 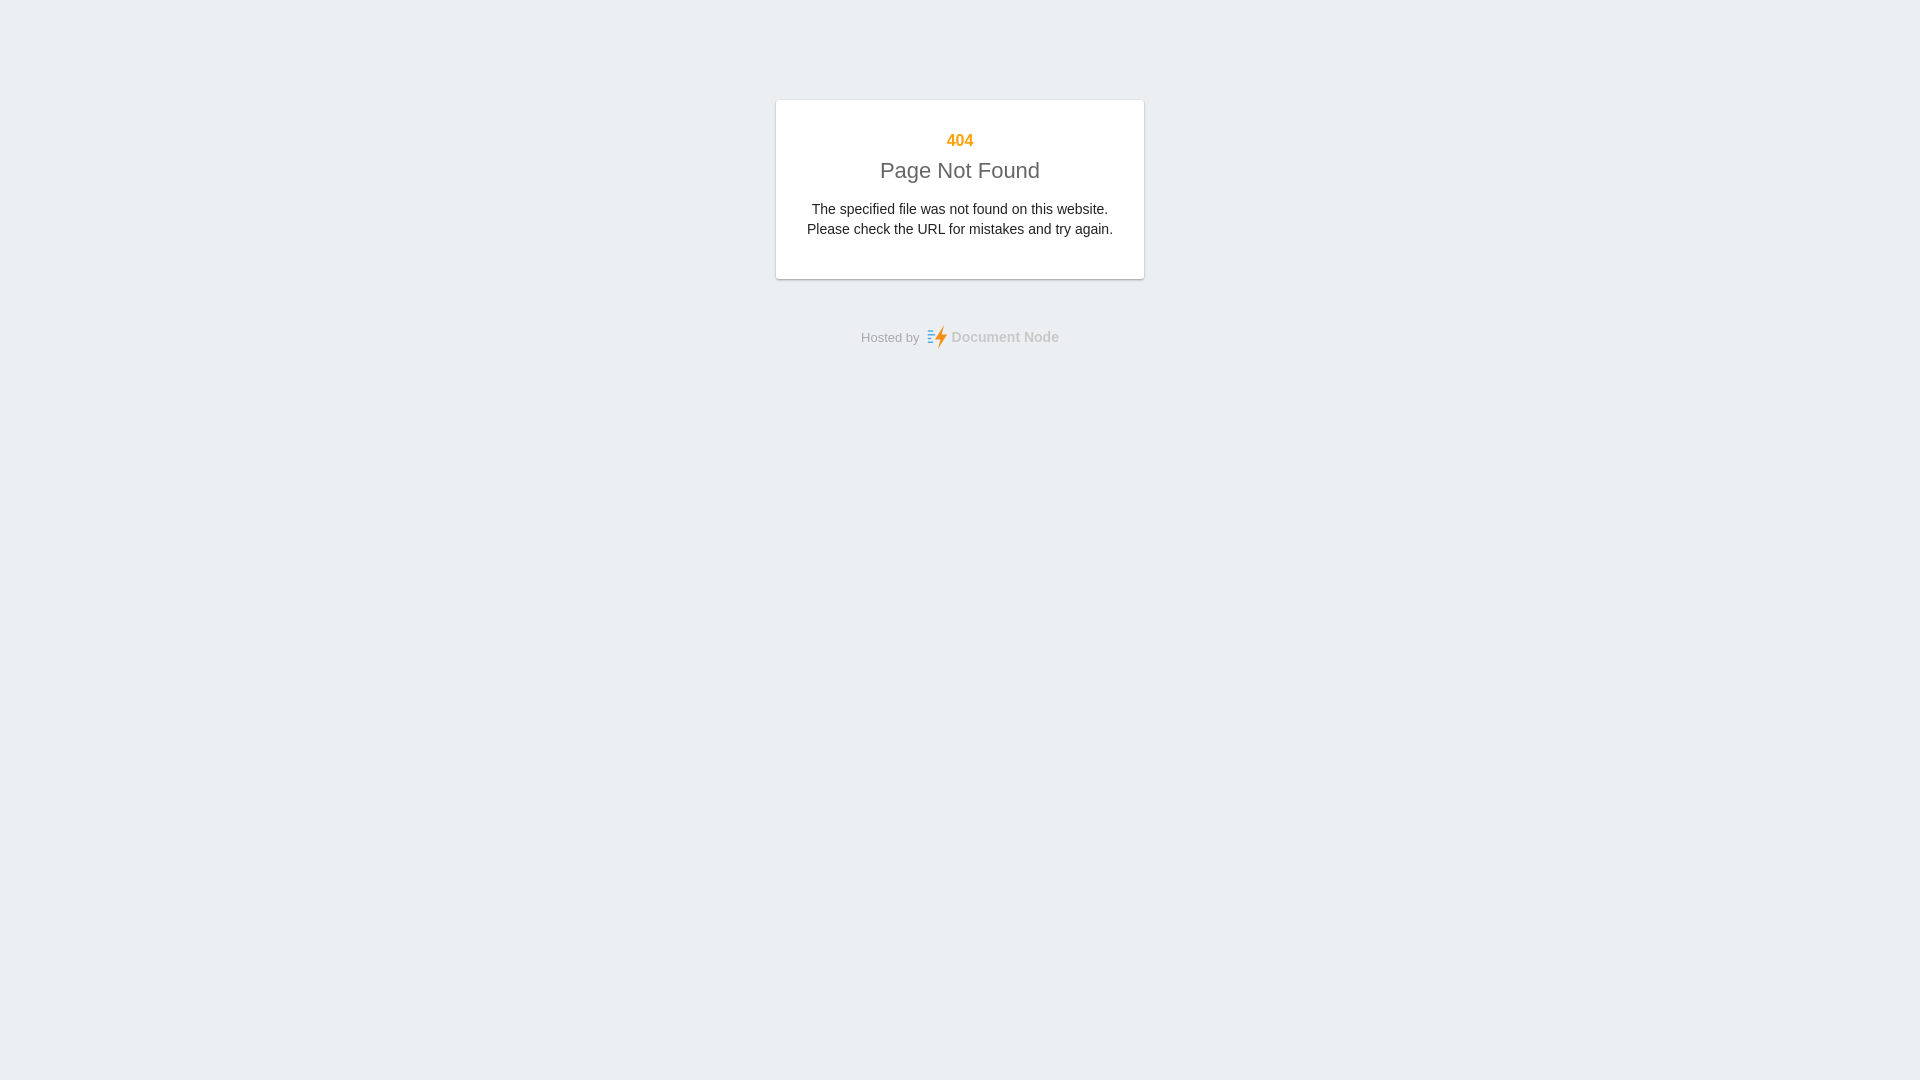 I want to click on 'Document Node', so click(x=989, y=335).